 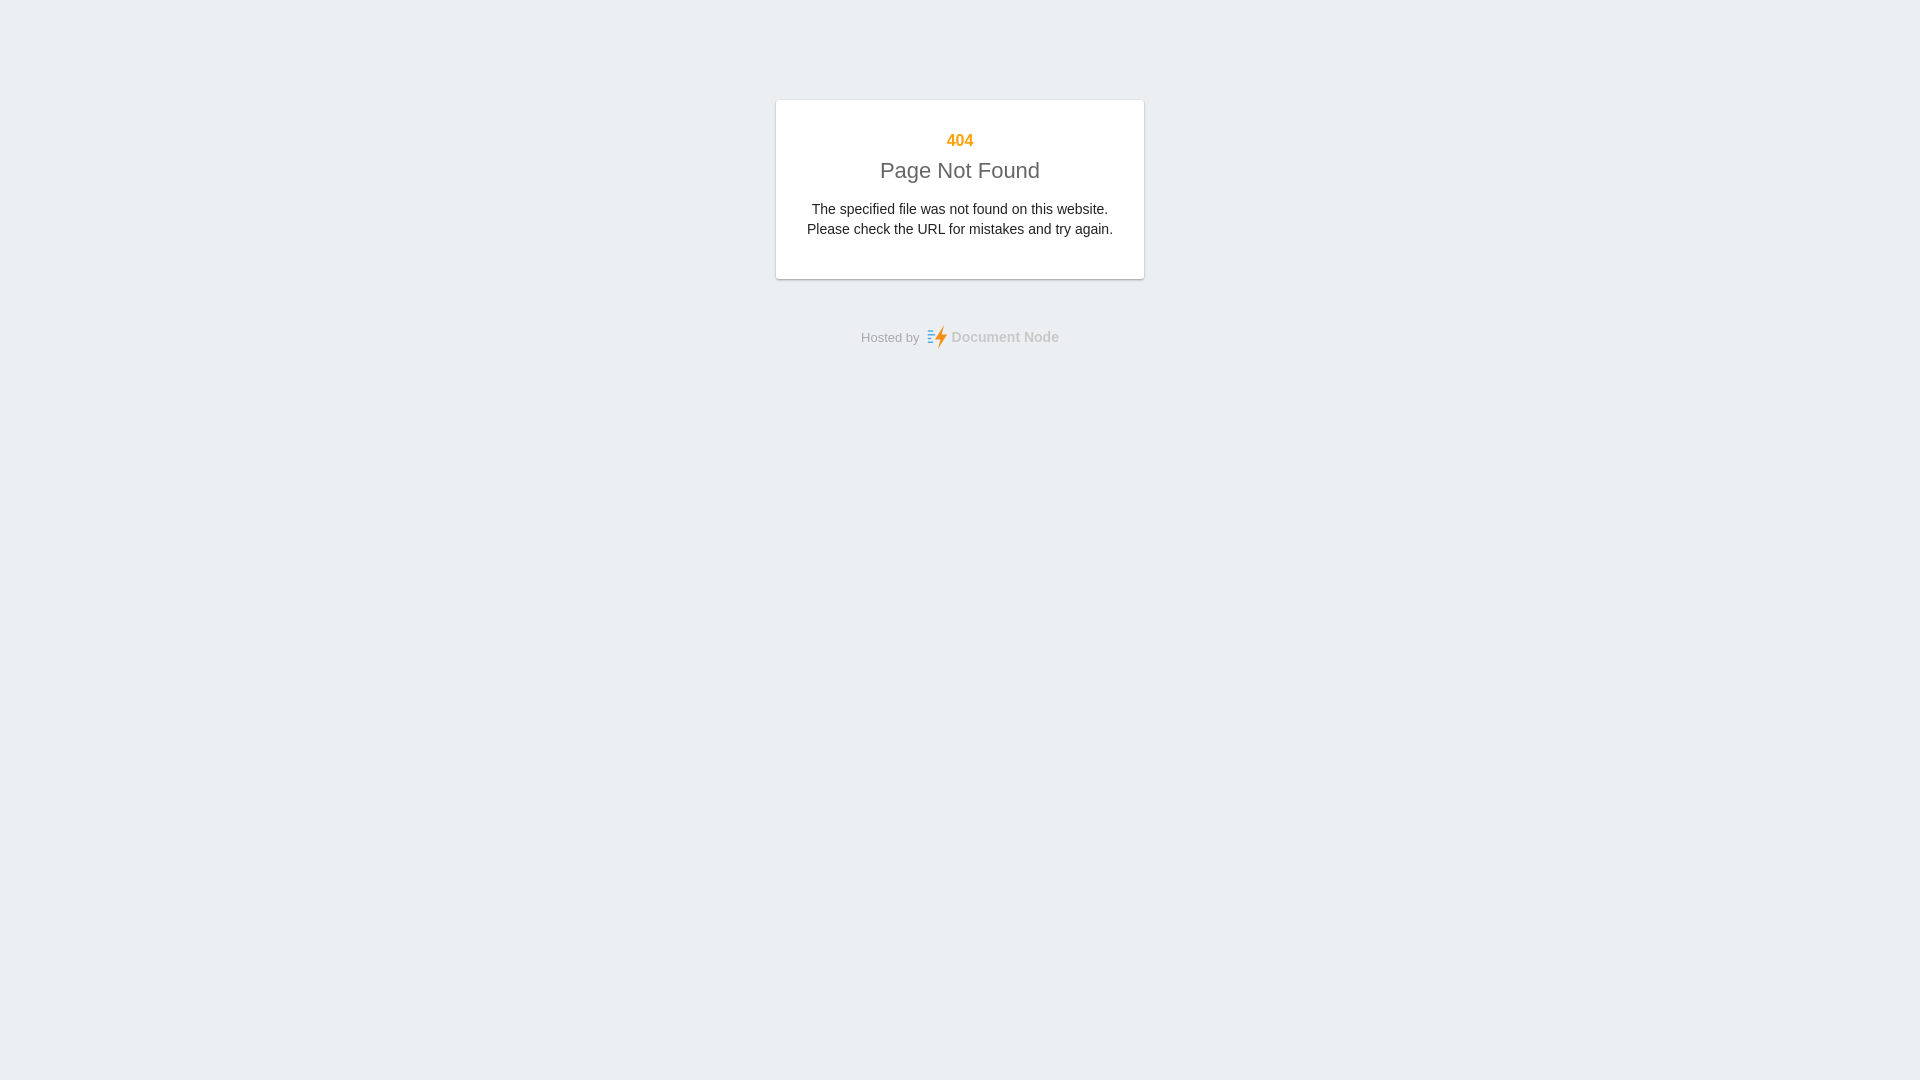 I want to click on 'Document Node', so click(x=989, y=335).